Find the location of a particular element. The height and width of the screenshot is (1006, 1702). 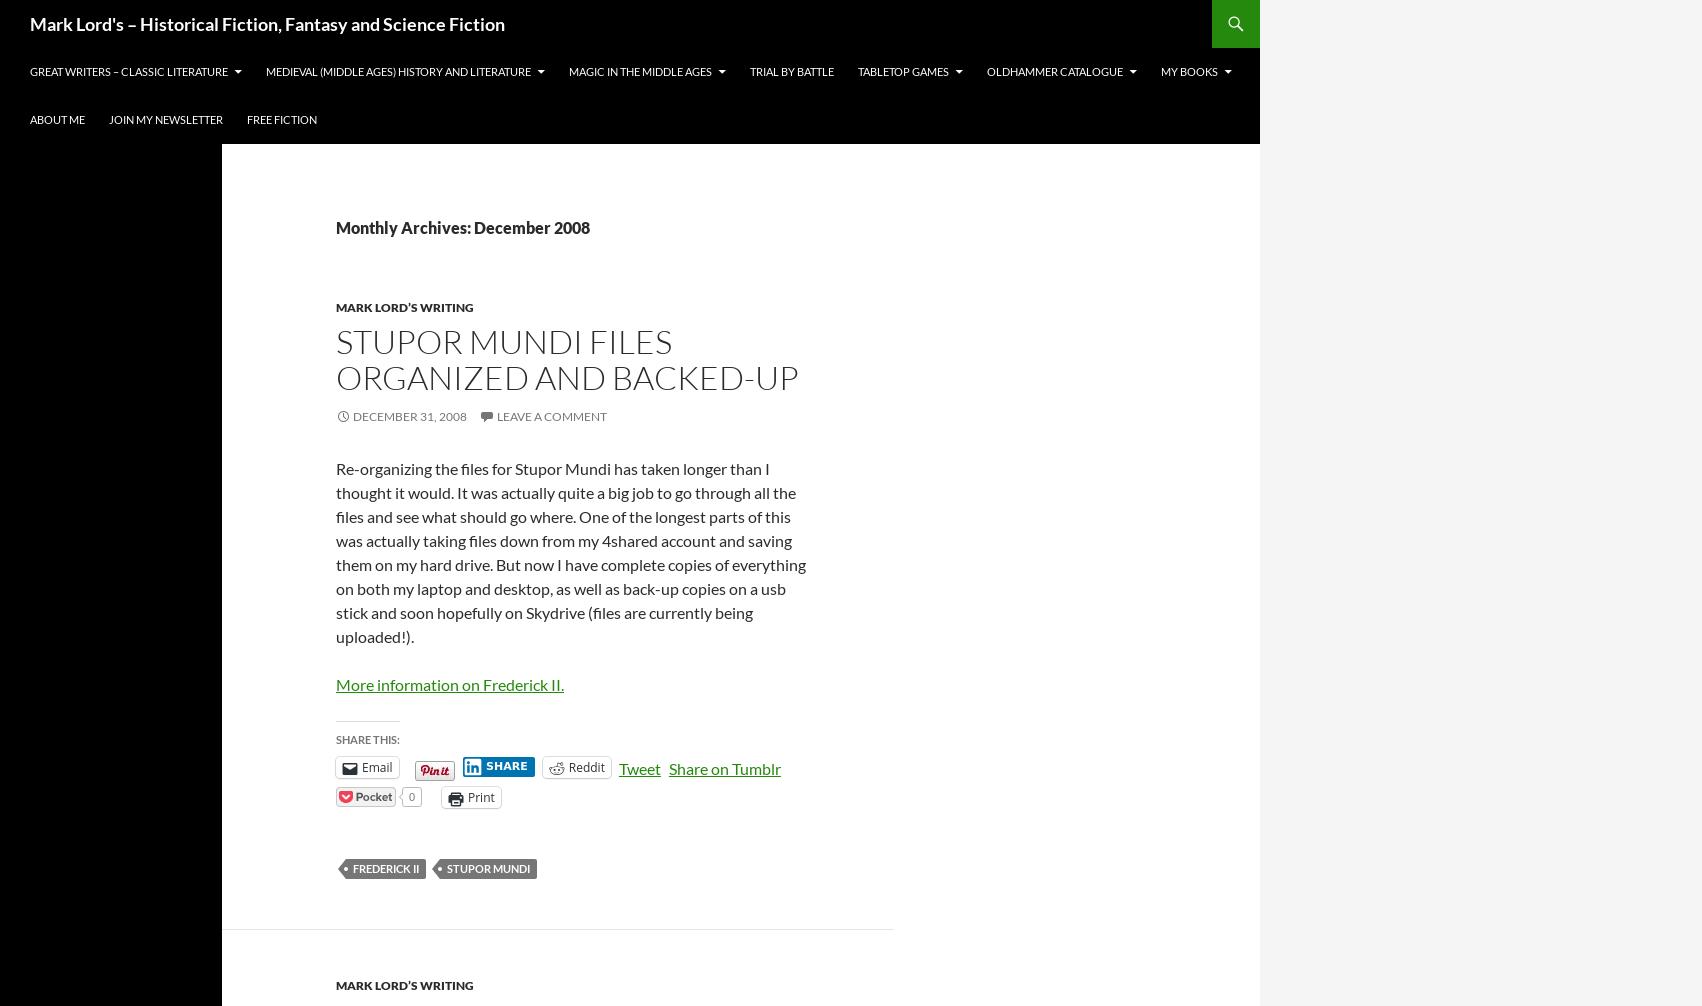

'About Me' is located at coordinates (29, 119).